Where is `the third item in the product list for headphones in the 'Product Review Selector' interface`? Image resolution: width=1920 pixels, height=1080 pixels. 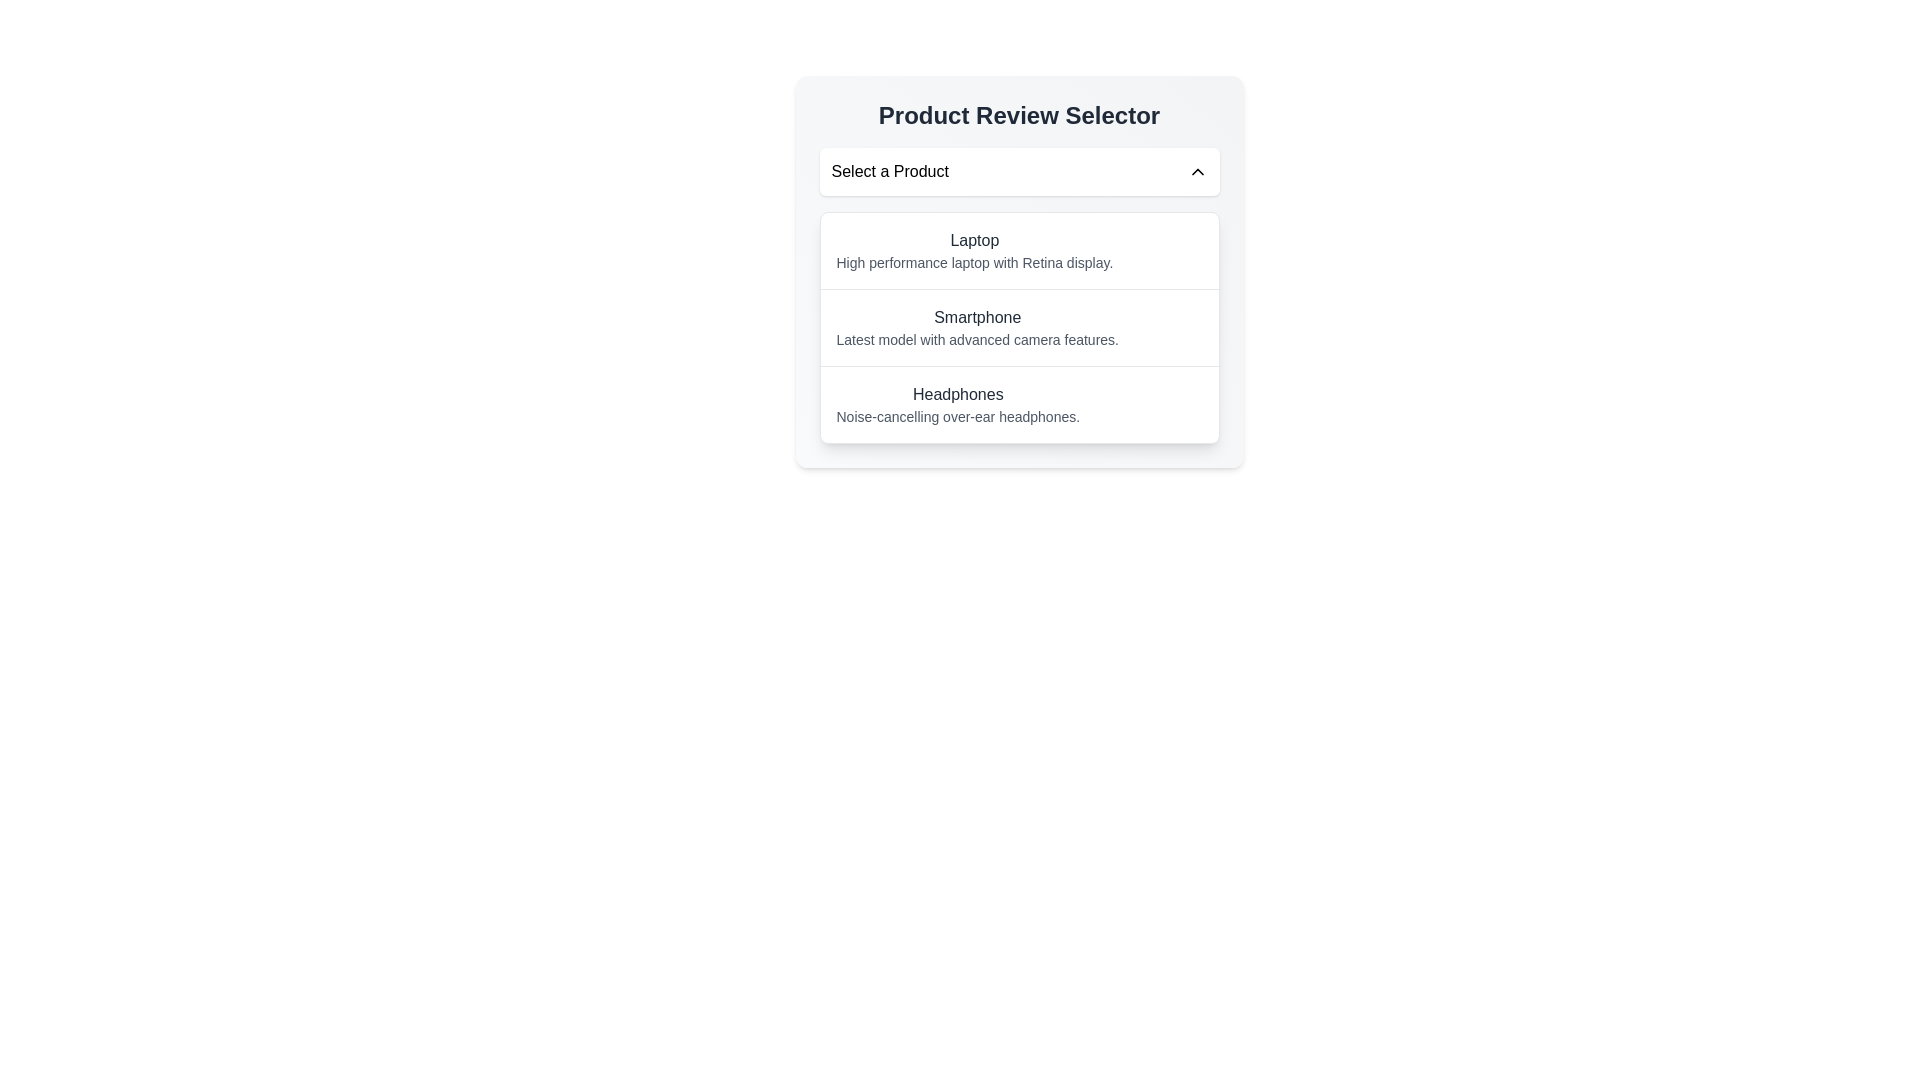
the third item in the product list for headphones in the 'Product Review Selector' interface is located at coordinates (1019, 404).